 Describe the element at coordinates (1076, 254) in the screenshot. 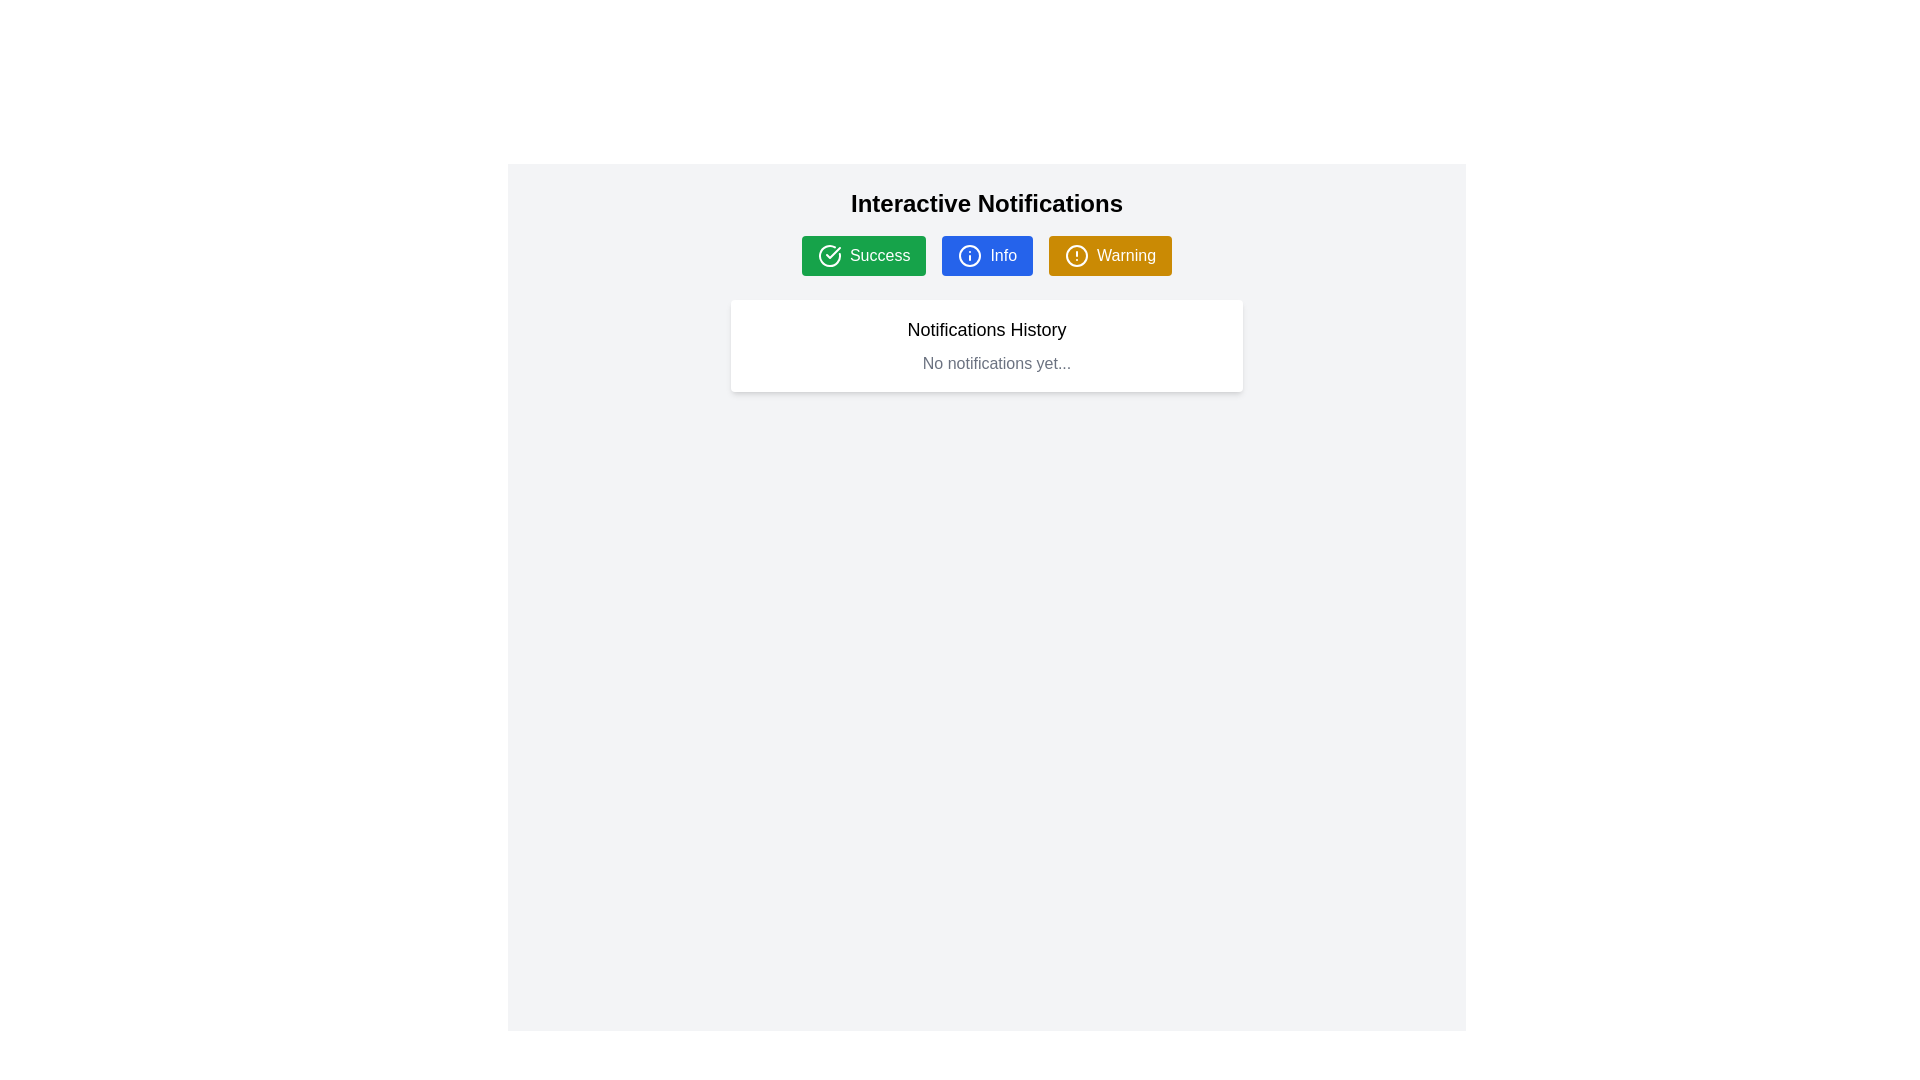

I see `the circular alert icon with a yellow background located within the 'Warning' button, which is the third button in a horizontal row at the top of the interface` at that location.